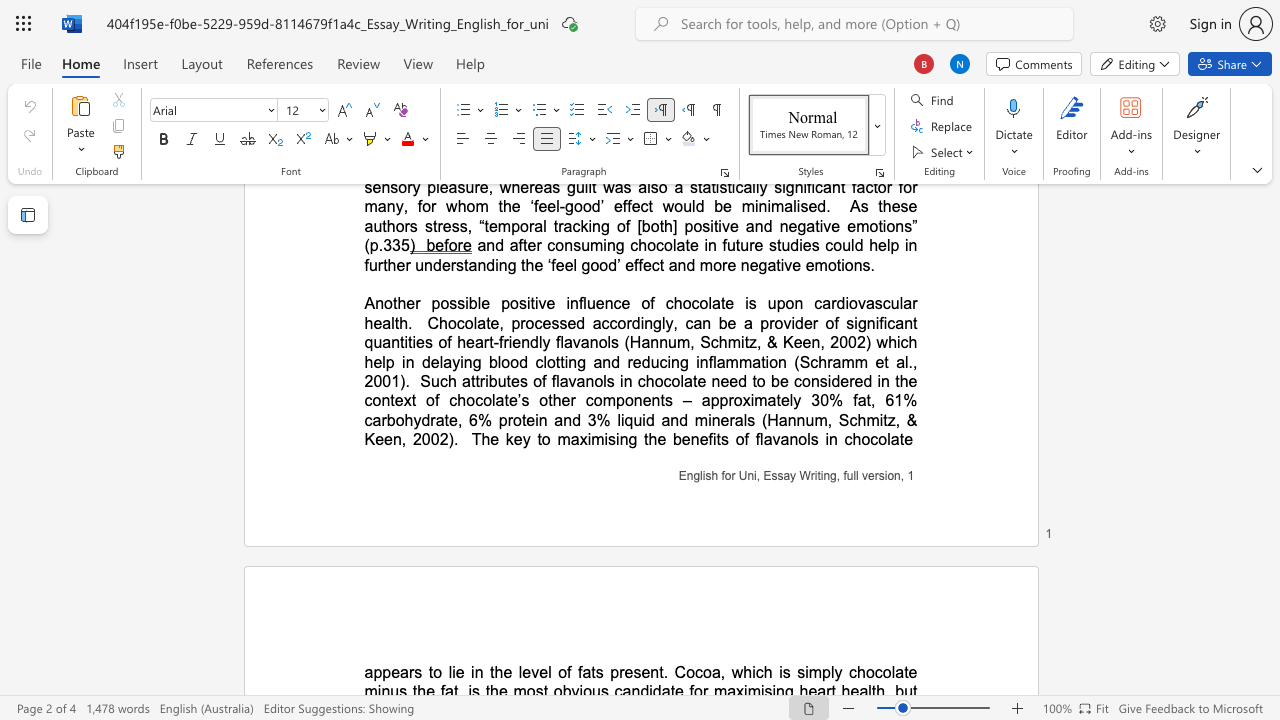  What do you see at coordinates (574, 438) in the screenshot?
I see `the 1th character "a" in the text` at bounding box center [574, 438].